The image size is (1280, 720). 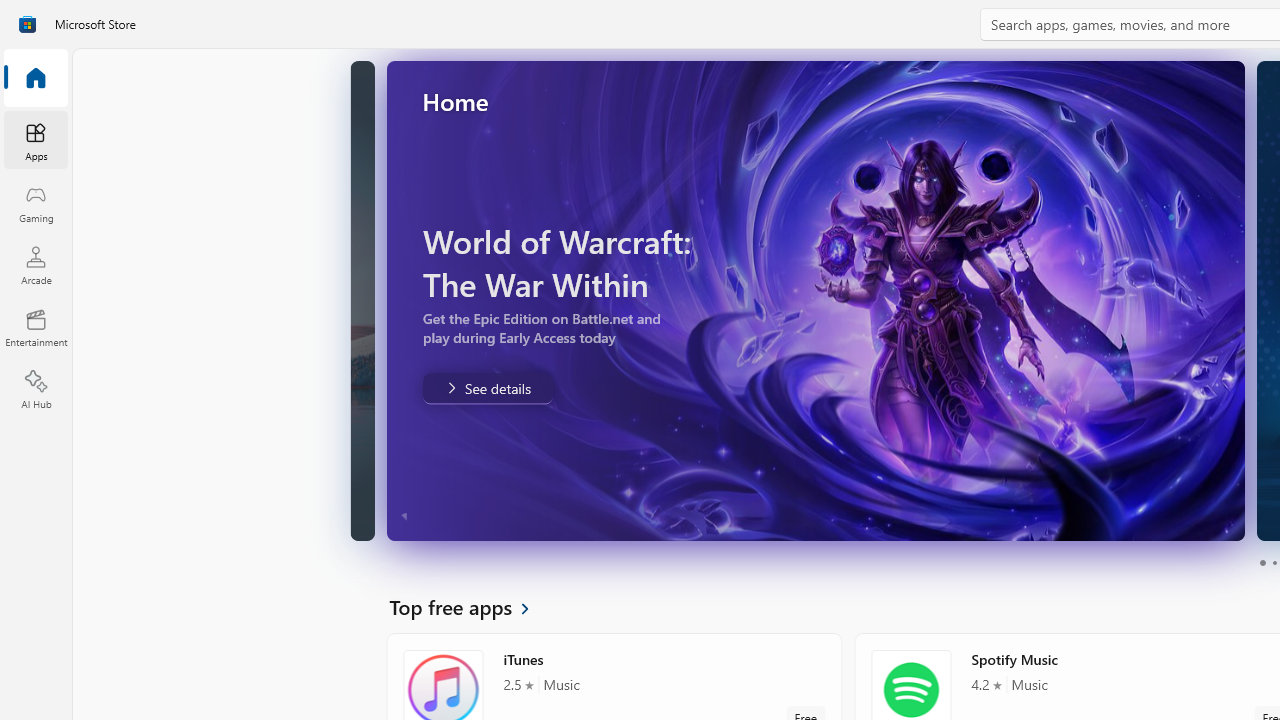 What do you see at coordinates (35, 264) in the screenshot?
I see `'Arcade'` at bounding box center [35, 264].